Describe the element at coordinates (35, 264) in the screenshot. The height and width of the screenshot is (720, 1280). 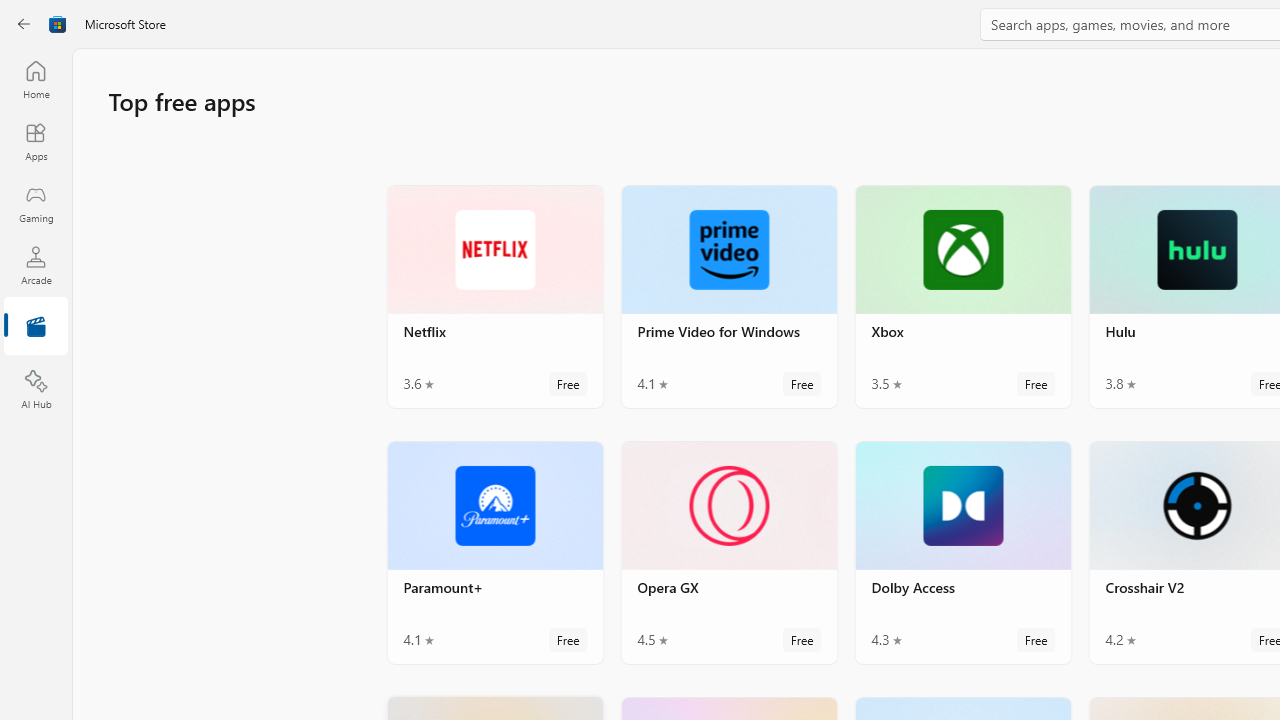
I see `'Arcade'` at that location.